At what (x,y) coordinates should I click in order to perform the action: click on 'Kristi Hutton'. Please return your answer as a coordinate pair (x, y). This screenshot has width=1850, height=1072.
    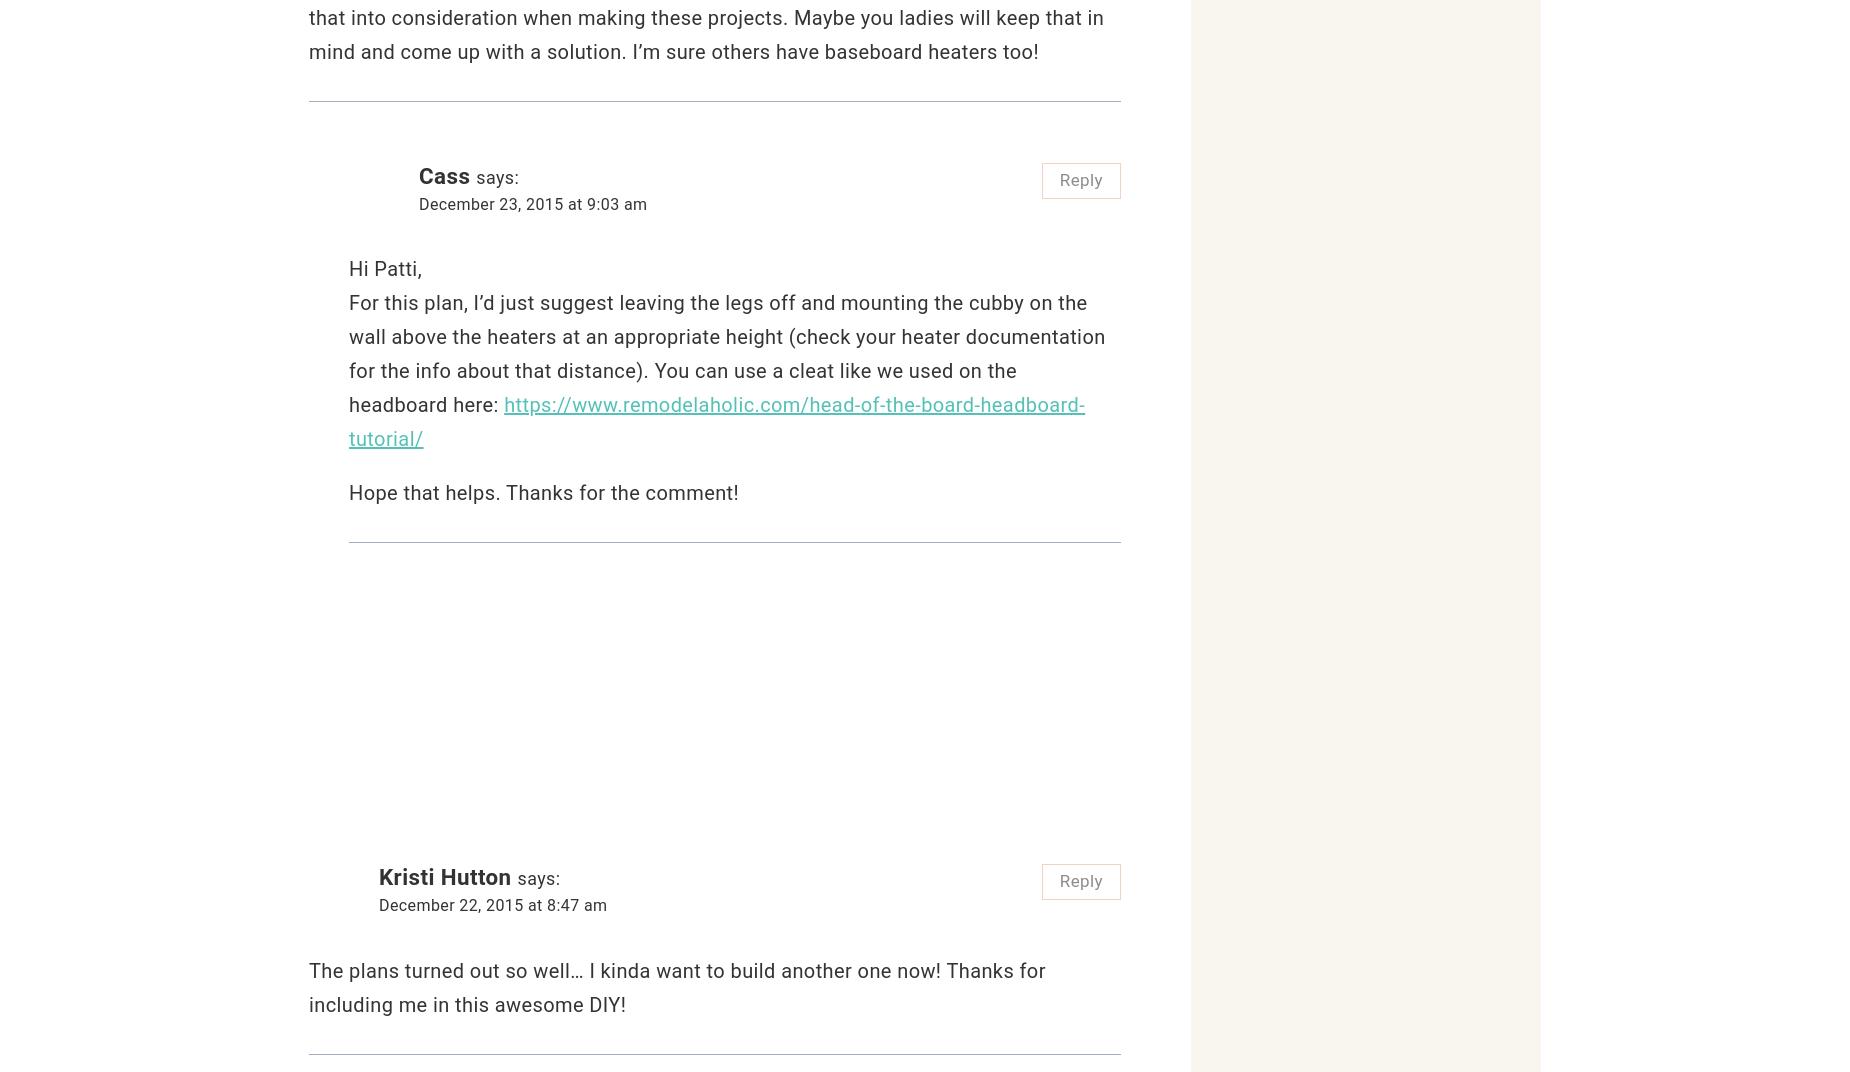
    Looking at the image, I should click on (378, 877).